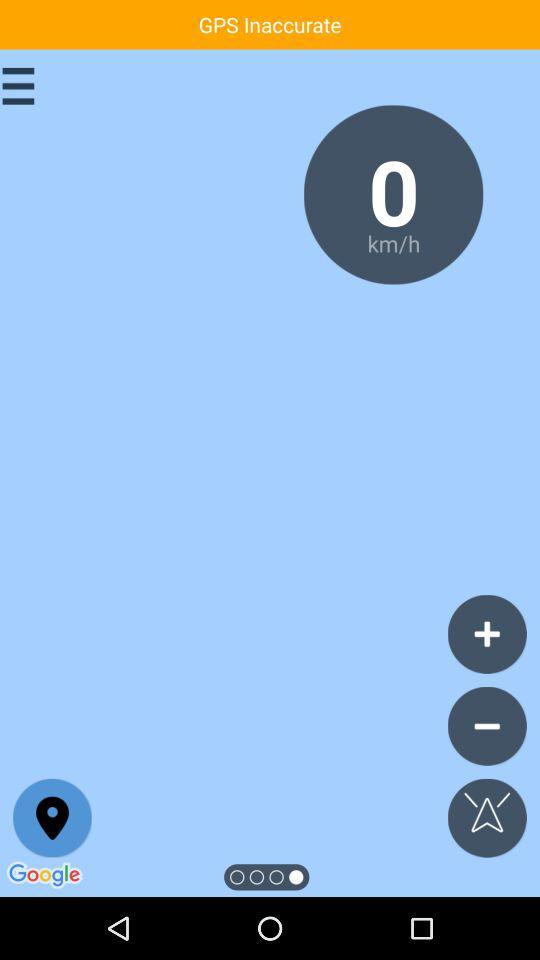 The height and width of the screenshot is (960, 540). What do you see at coordinates (486, 818) in the screenshot?
I see `the navigation icon` at bounding box center [486, 818].